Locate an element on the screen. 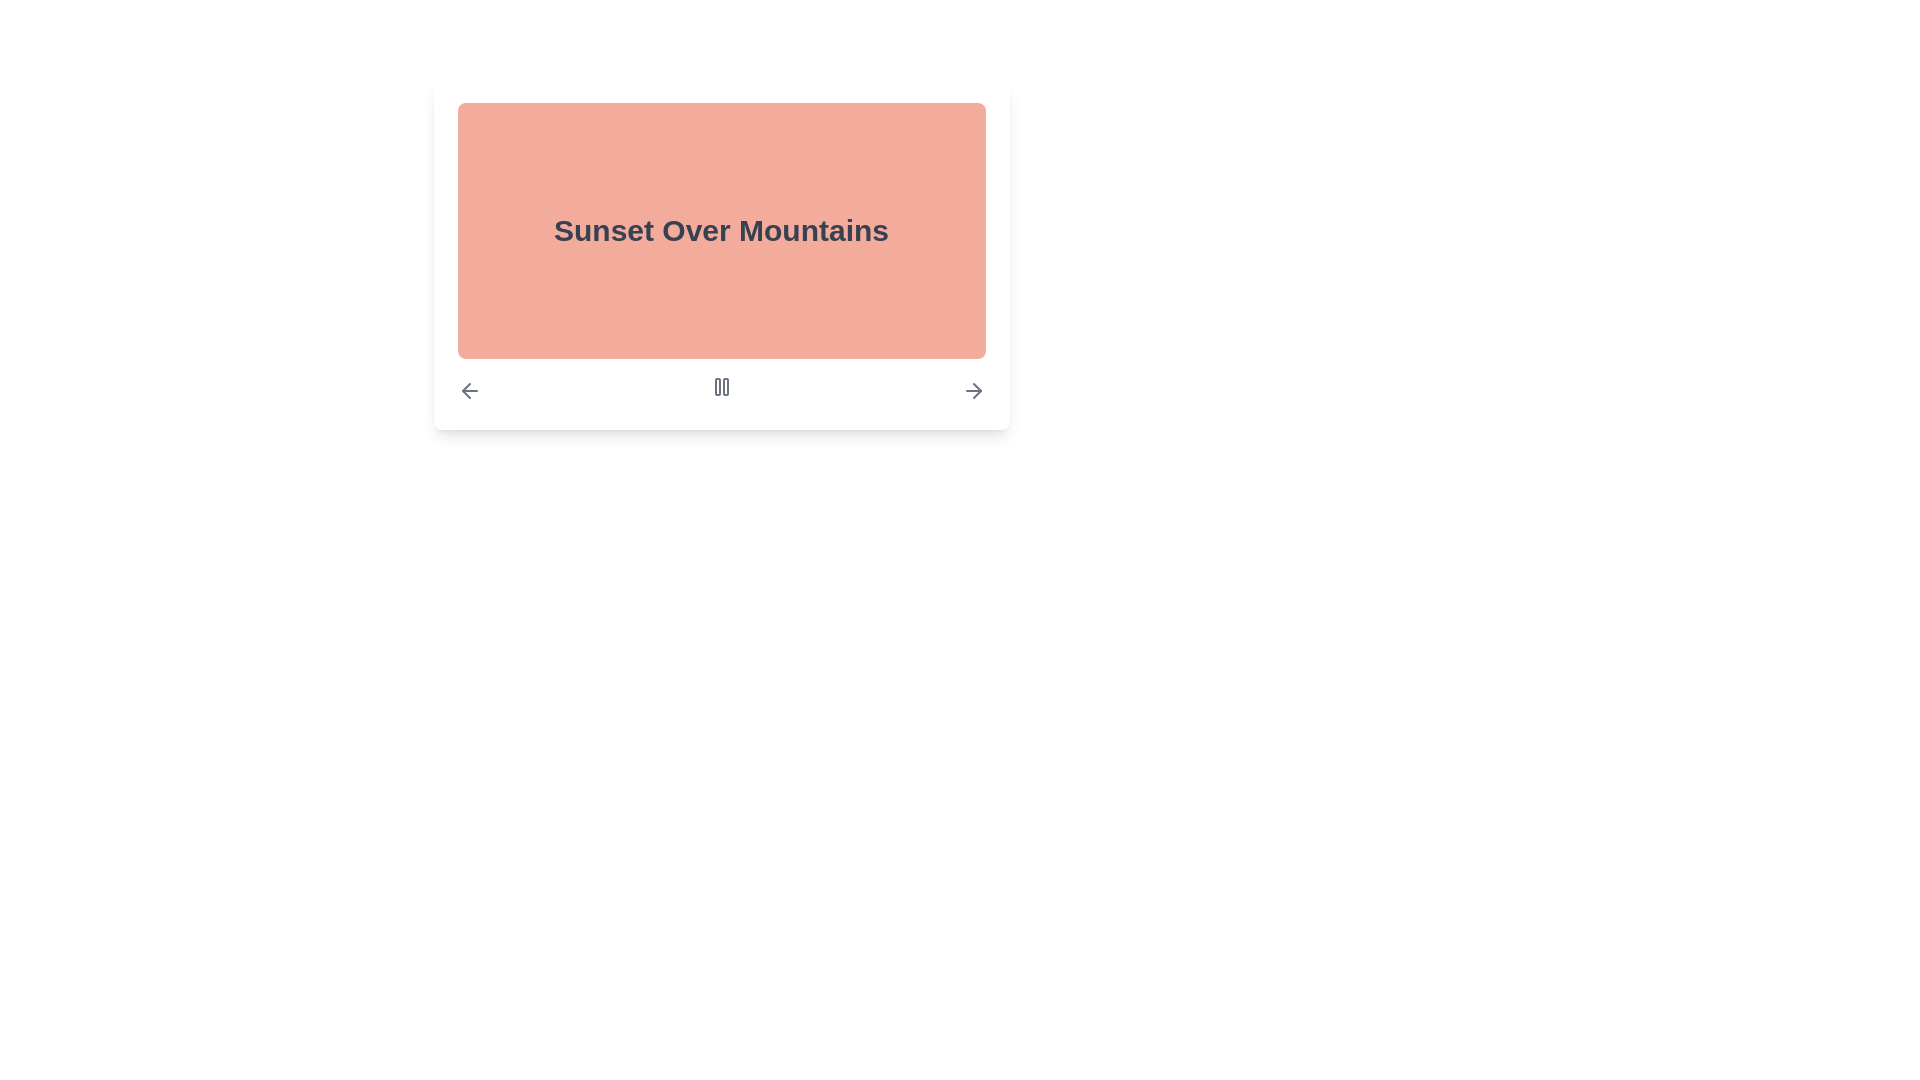 This screenshot has width=1920, height=1080. the left vertical bar of the 'pause' icon, which is a white bar with a rounded top and bottom, located centrally under the displayed title and image is located at coordinates (717, 386).